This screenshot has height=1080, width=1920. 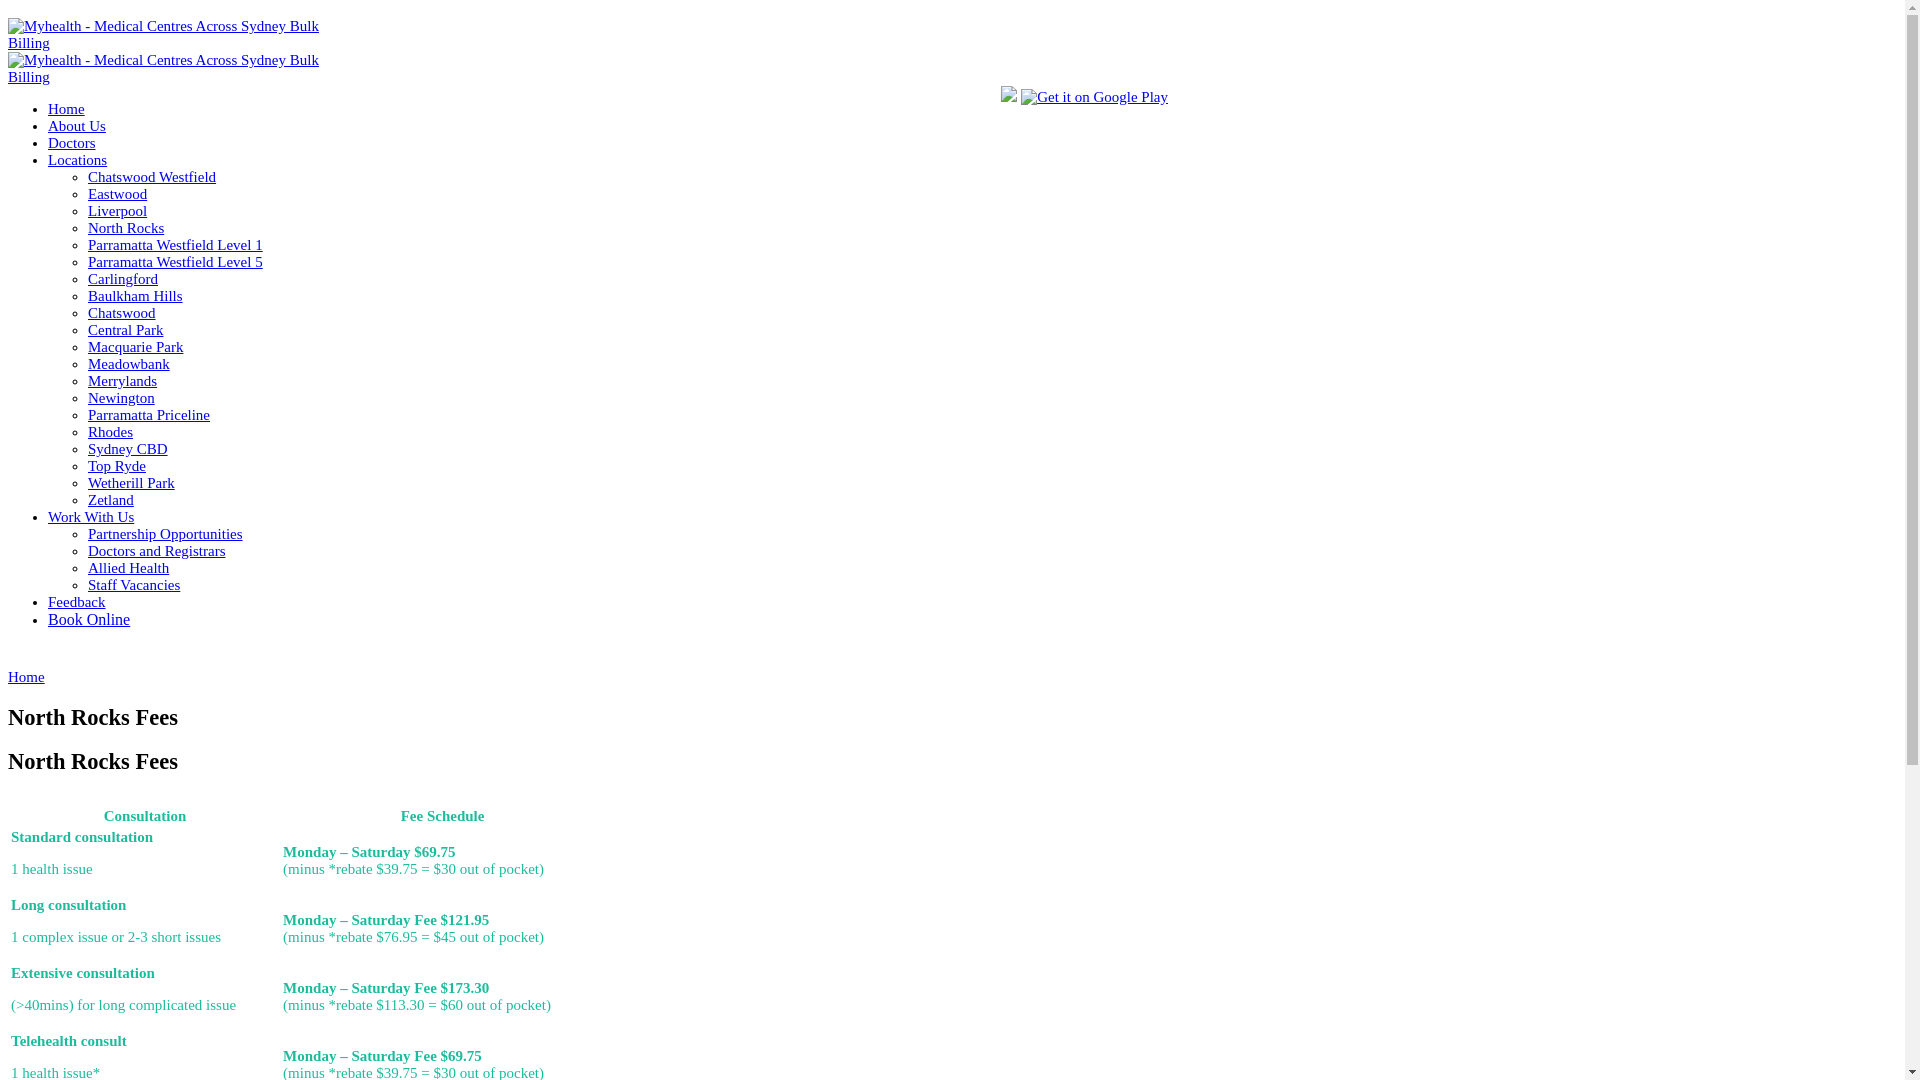 What do you see at coordinates (127, 567) in the screenshot?
I see `'Allied Health'` at bounding box center [127, 567].